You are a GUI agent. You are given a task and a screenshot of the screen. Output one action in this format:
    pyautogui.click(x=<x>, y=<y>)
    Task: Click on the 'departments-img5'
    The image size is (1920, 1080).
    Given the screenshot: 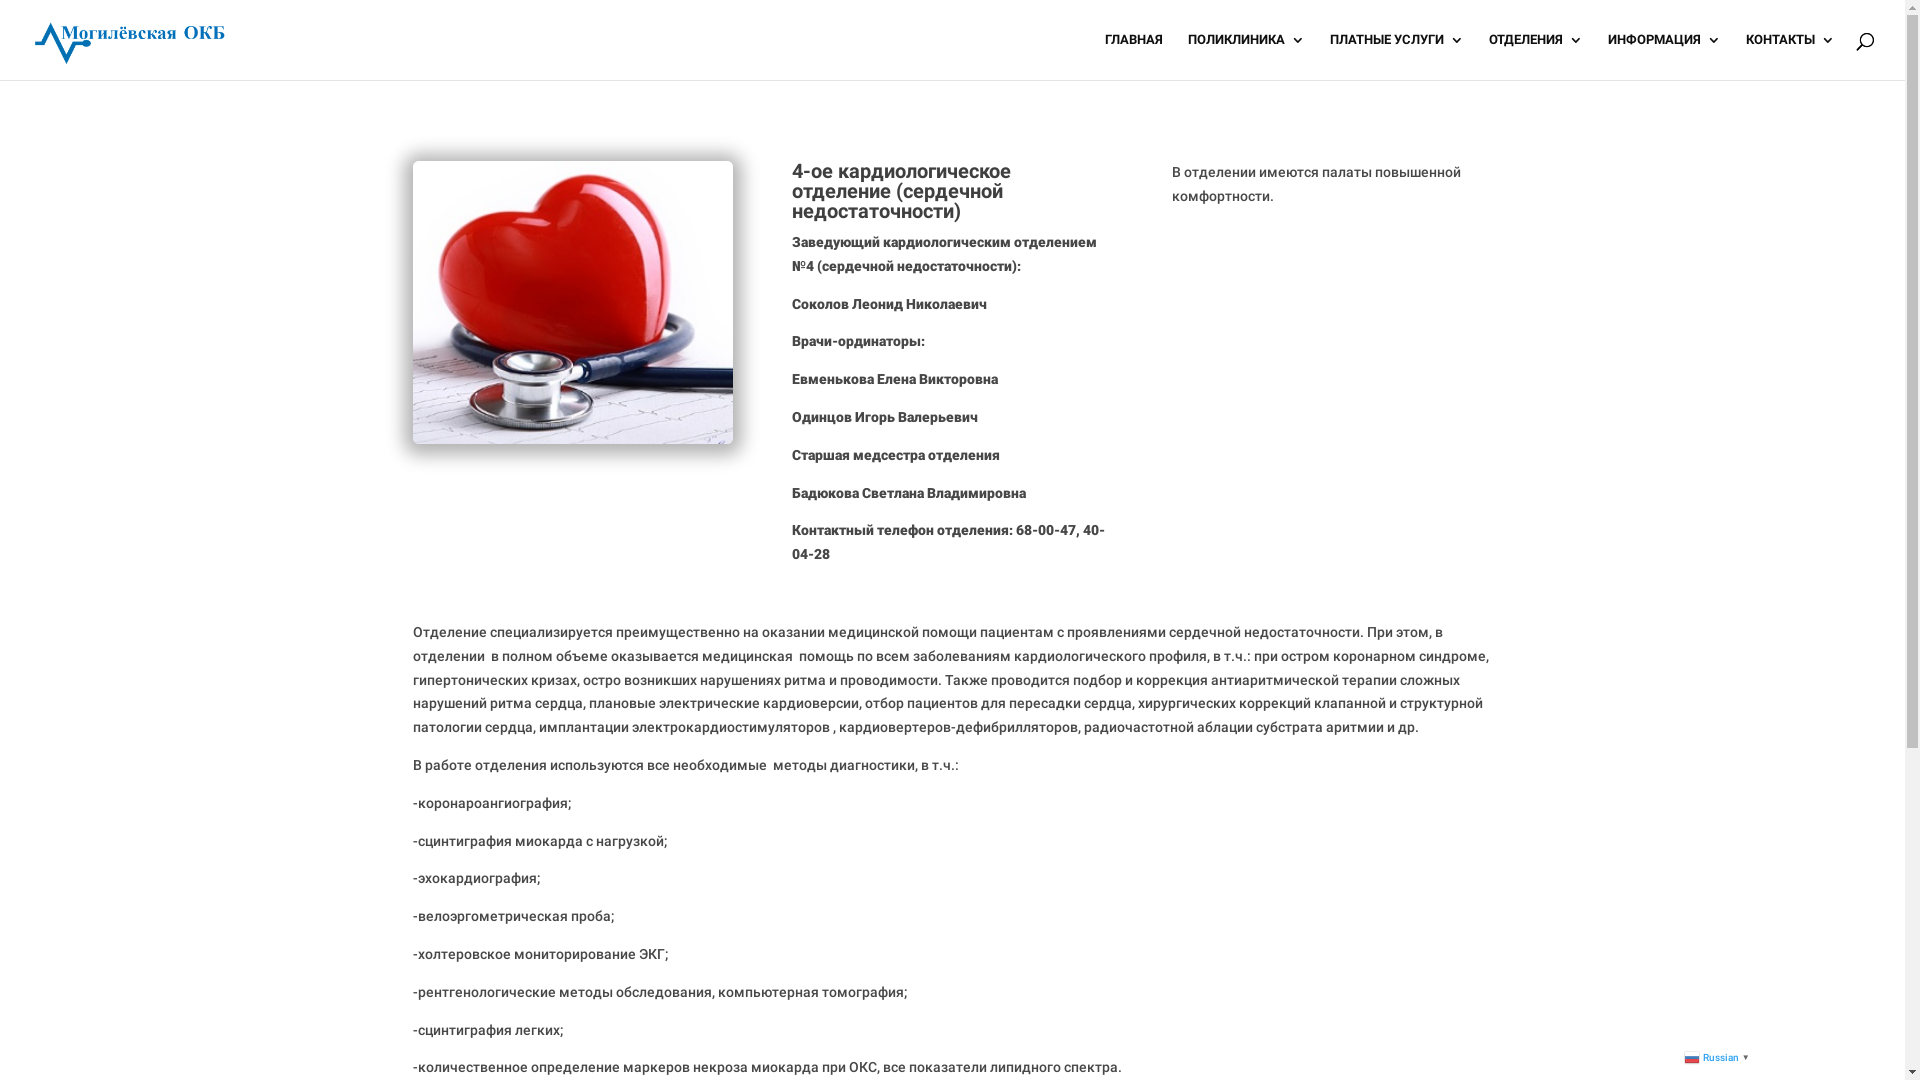 What is the action you would take?
    pyautogui.click(x=570, y=302)
    